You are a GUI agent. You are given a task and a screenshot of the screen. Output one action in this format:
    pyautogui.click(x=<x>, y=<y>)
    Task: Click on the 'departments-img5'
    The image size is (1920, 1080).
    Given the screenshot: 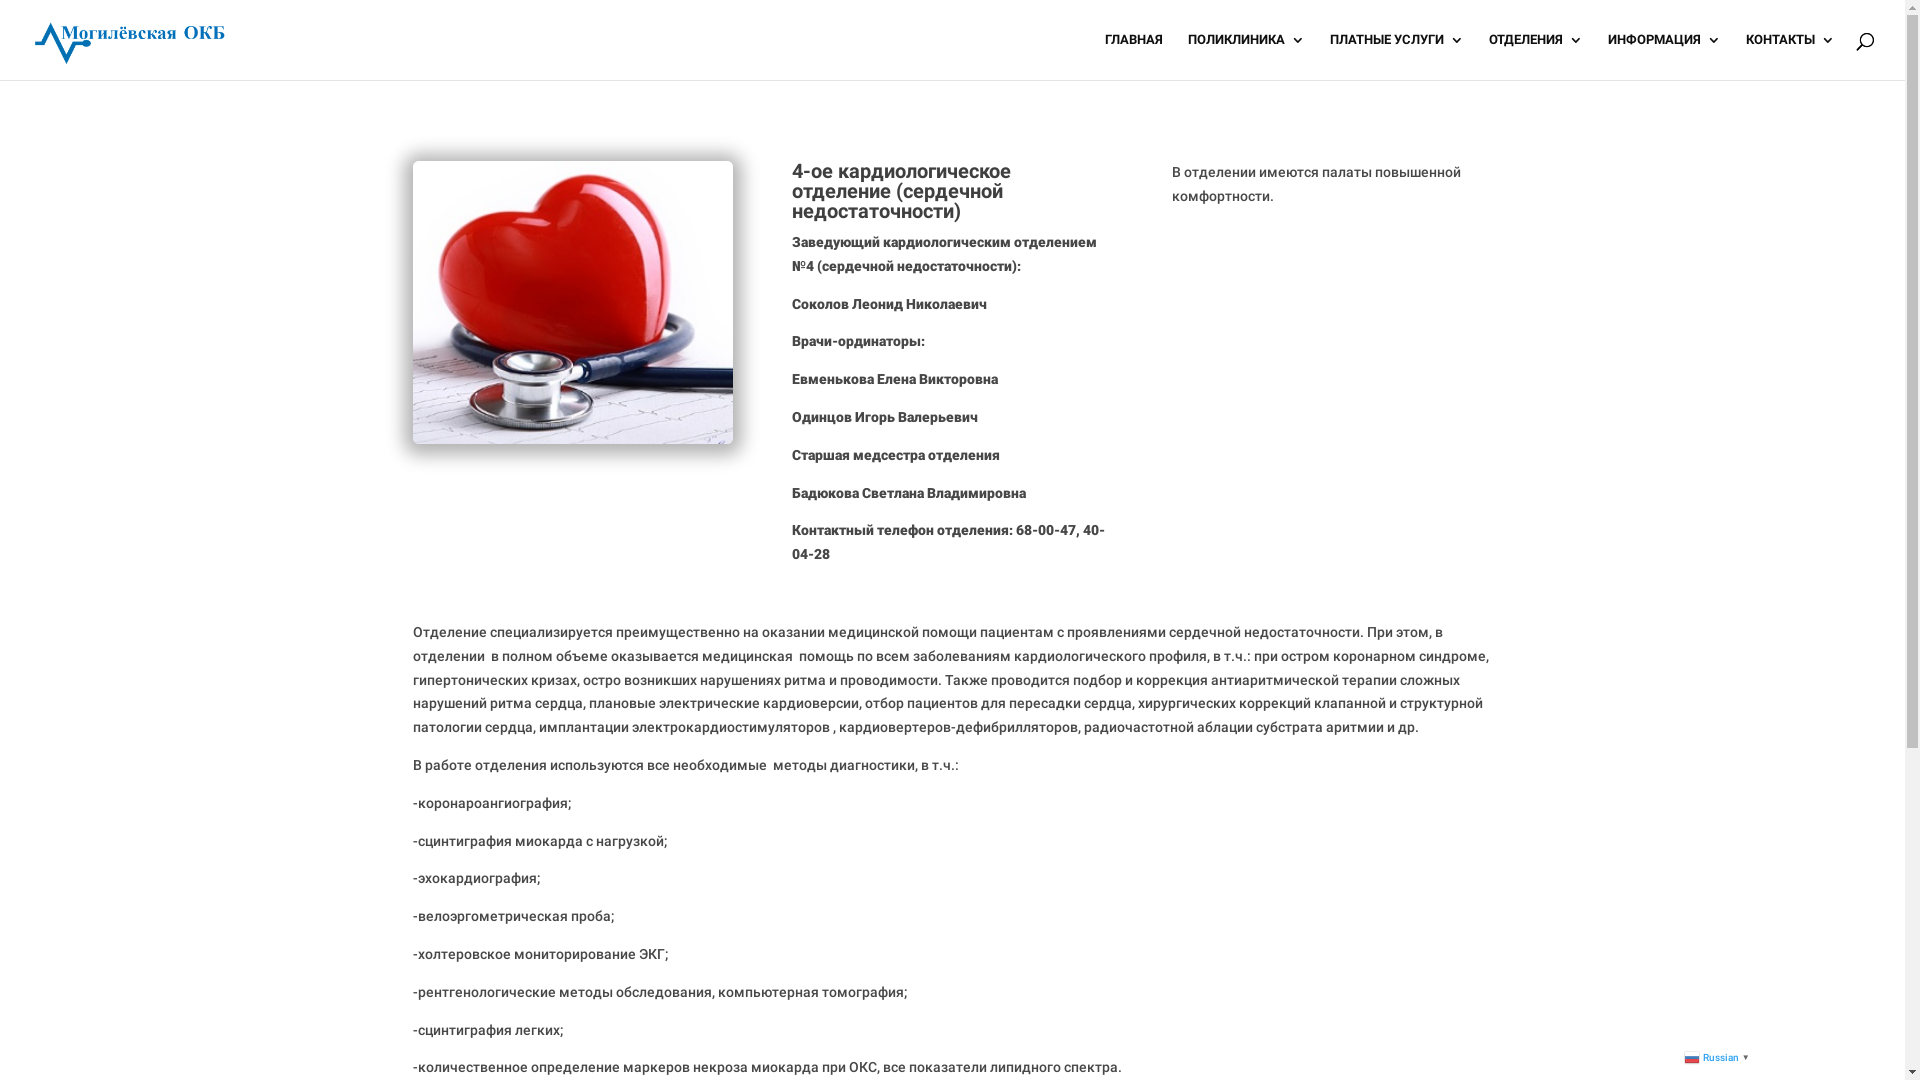 What is the action you would take?
    pyautogui.click(x=570, y=302)
    